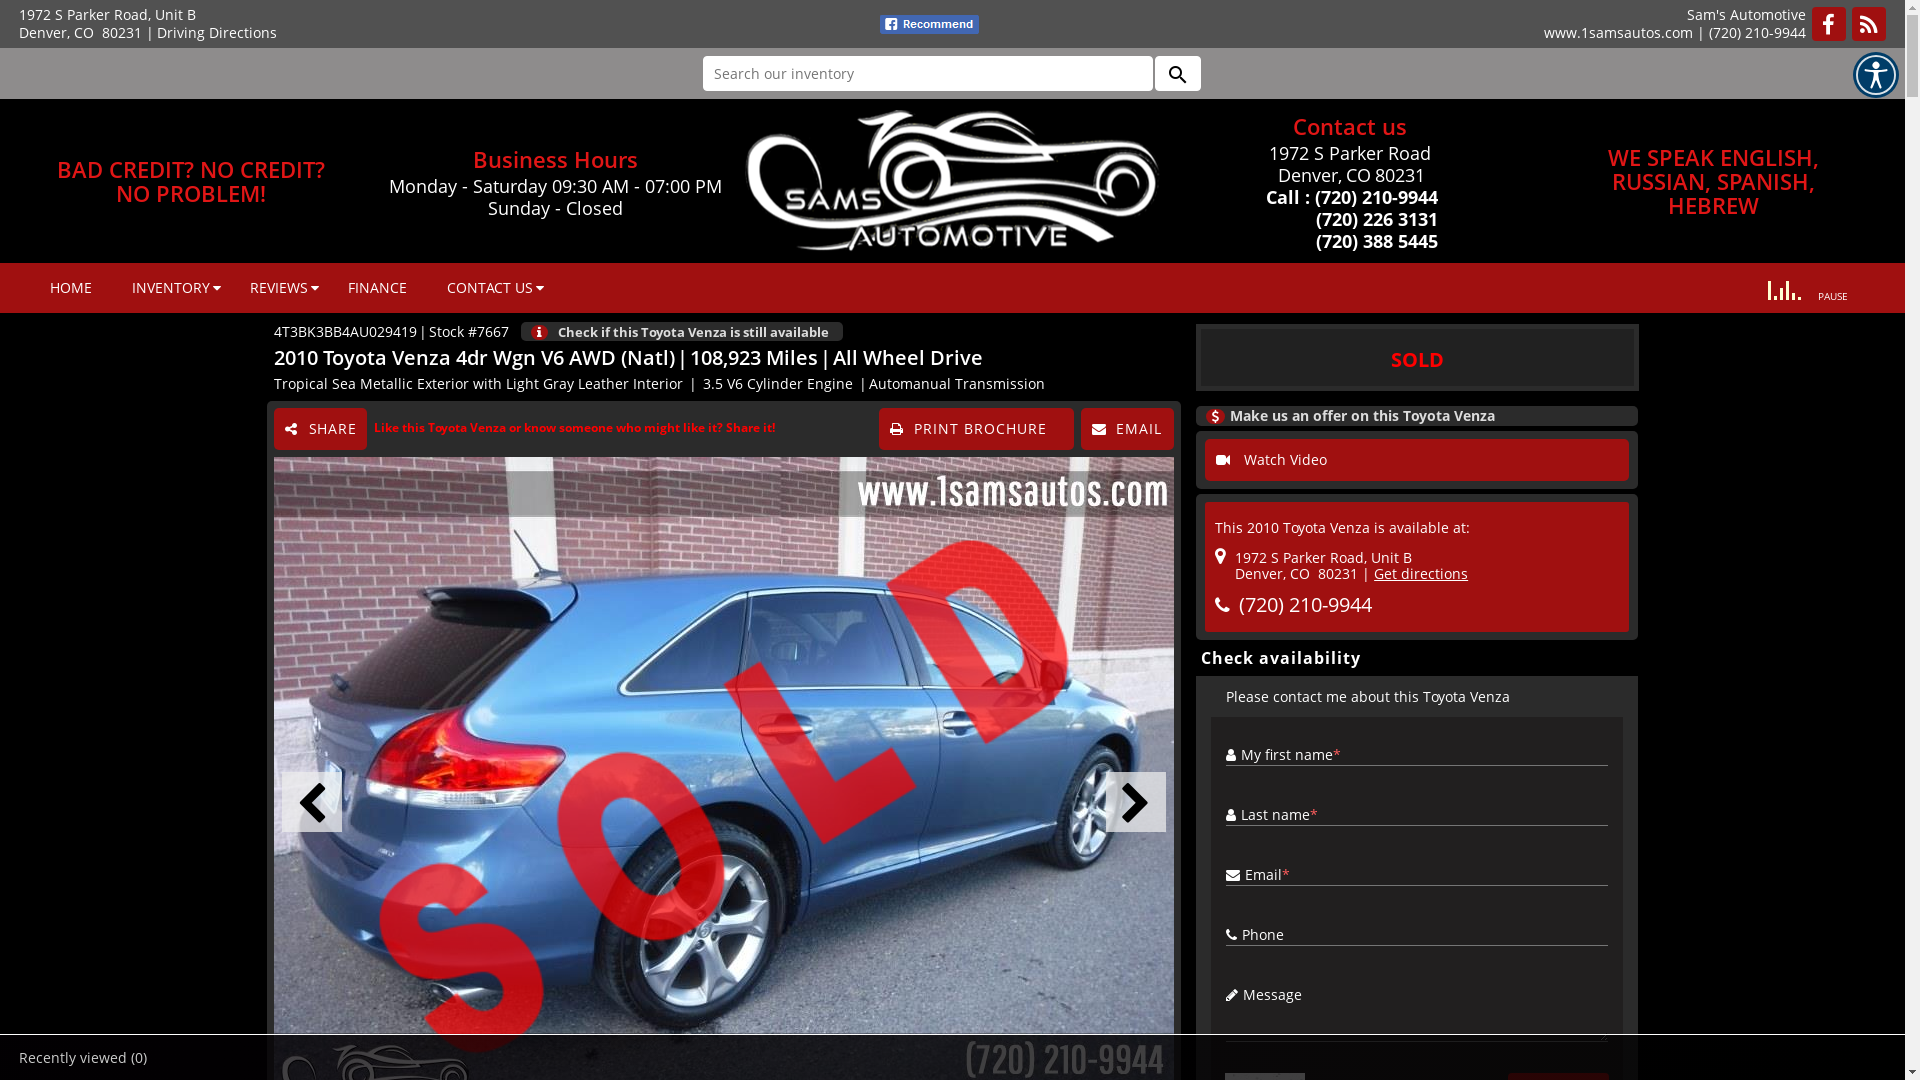 The image size is (1920, 1080). I want to click on 'Make us an offer on this Toyota Venza', so click(1415, 415).